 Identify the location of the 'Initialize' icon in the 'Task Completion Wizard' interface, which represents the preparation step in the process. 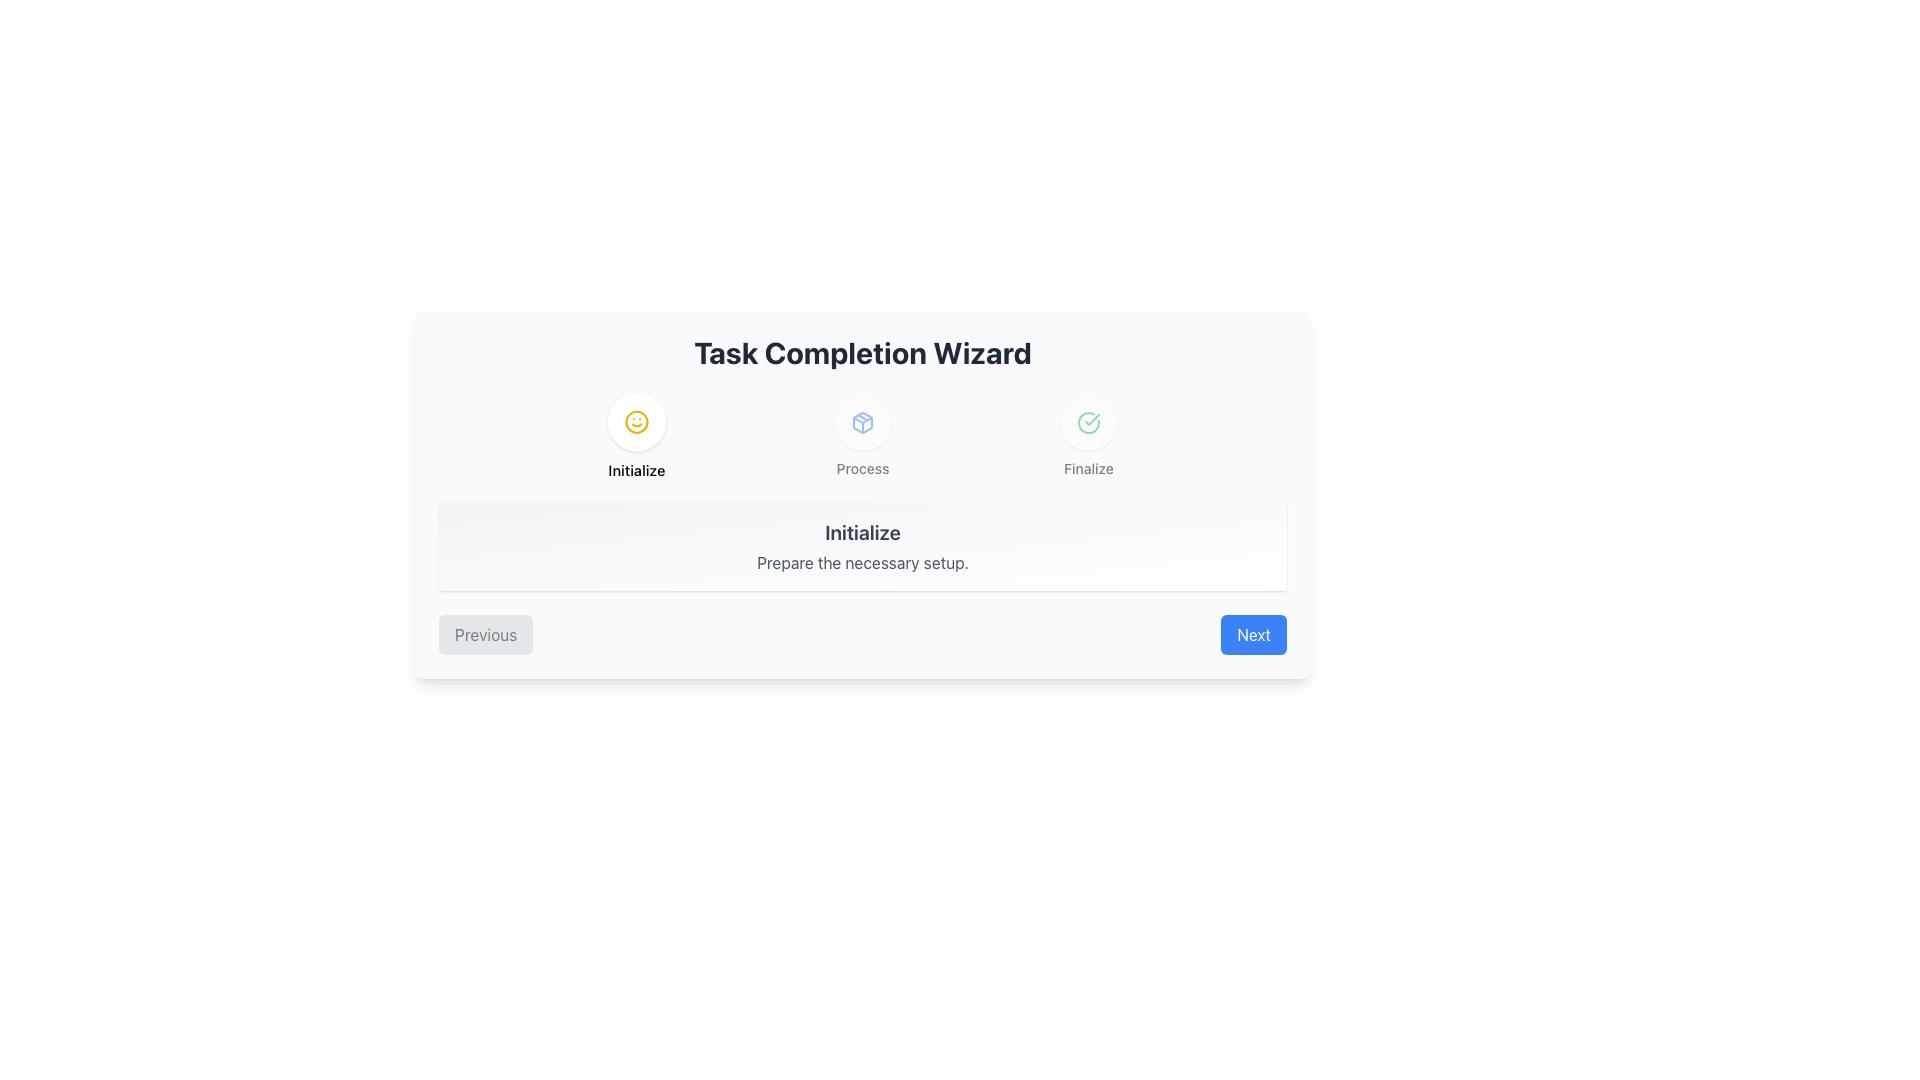
(863, 422).